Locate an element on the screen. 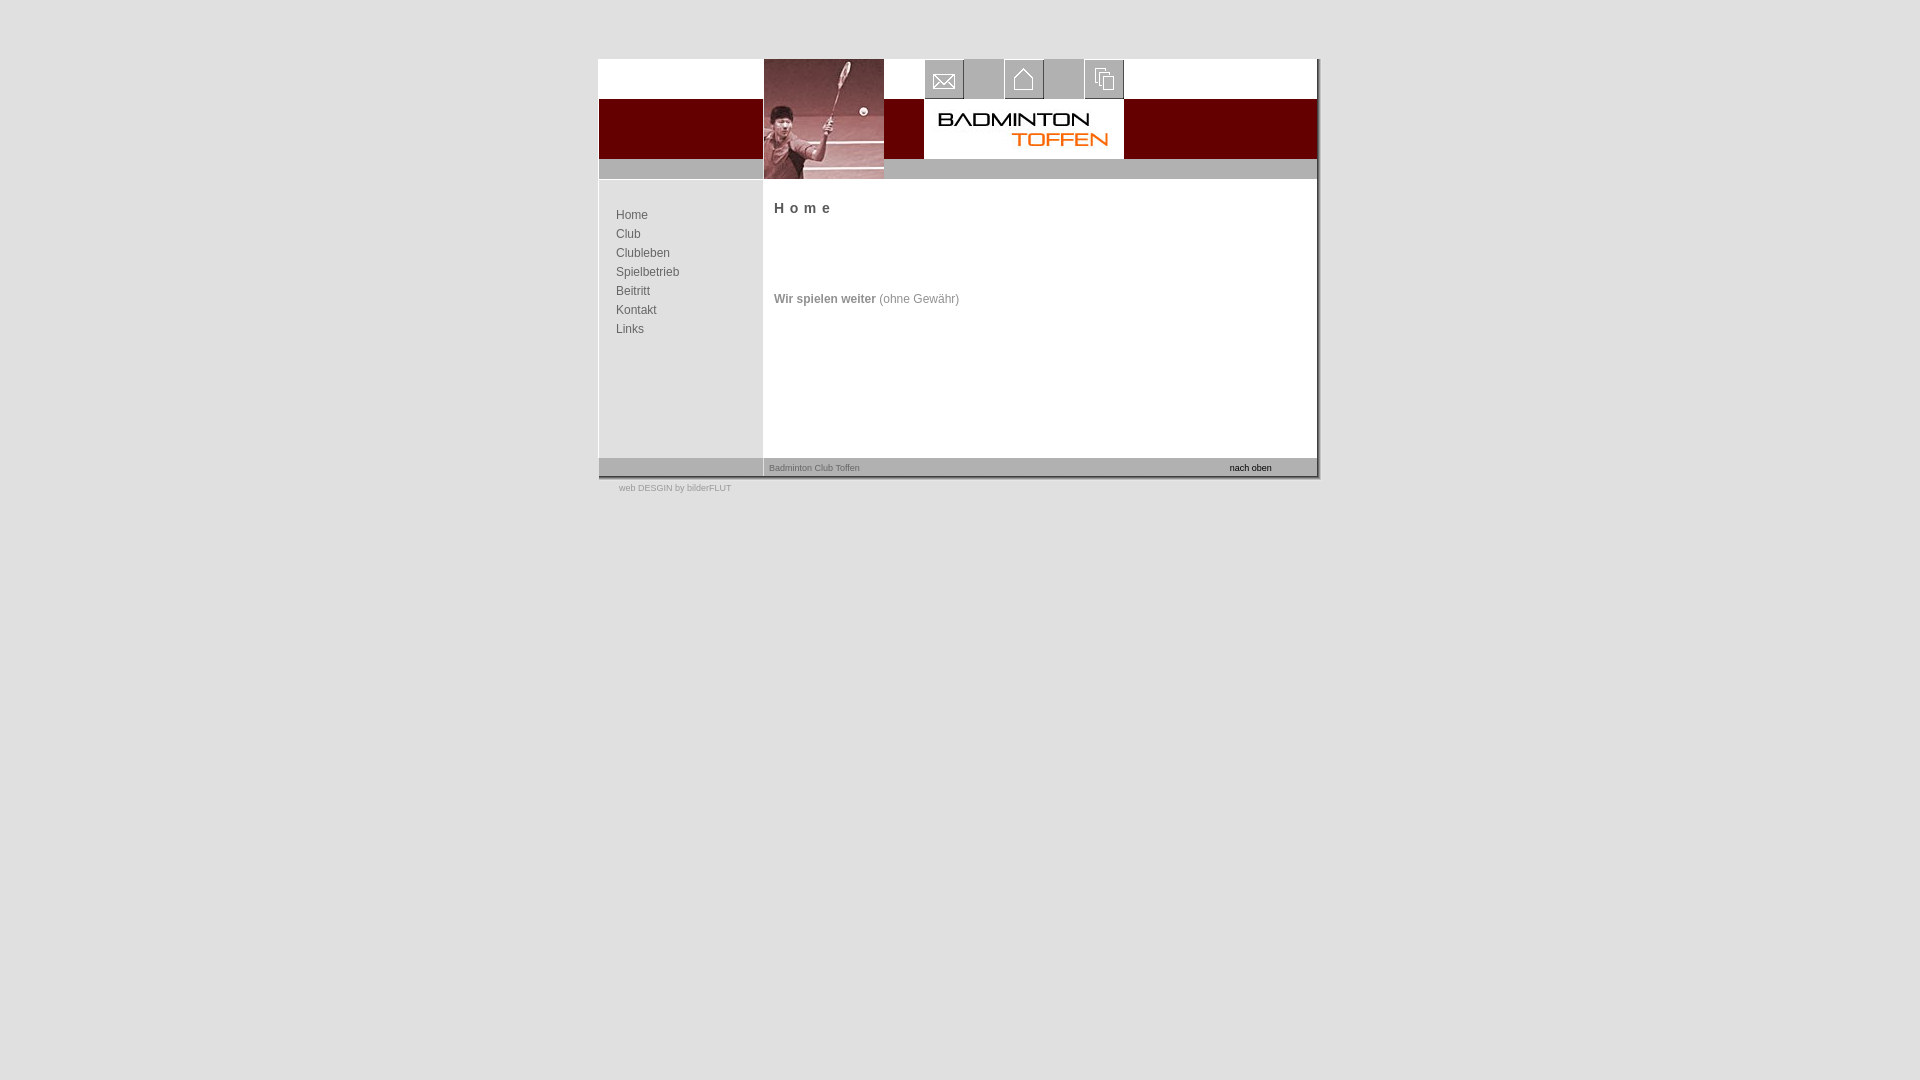 This screenshot has height=1080, width=1920. 'Kontakt' is located at coordinates (681, 309).